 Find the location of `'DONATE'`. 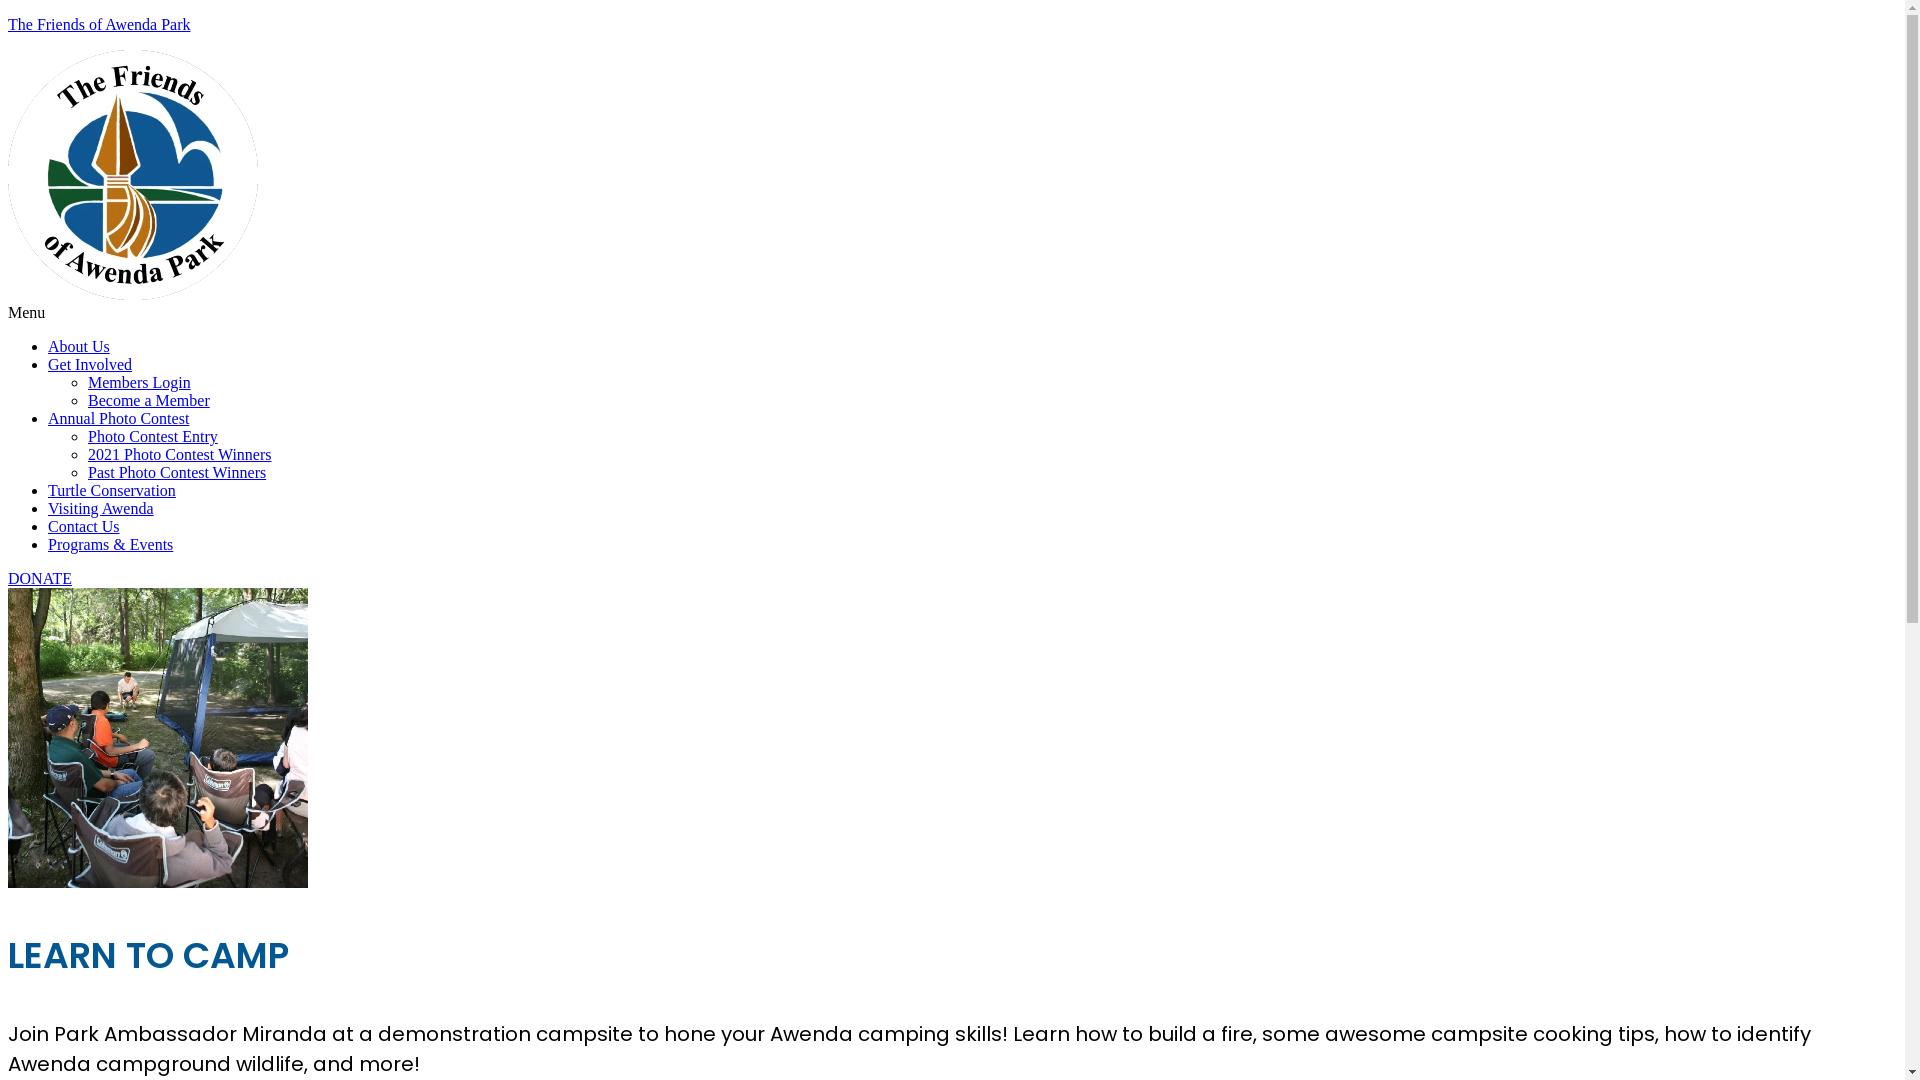

'DONATE' is located at coordinates (39, 578).